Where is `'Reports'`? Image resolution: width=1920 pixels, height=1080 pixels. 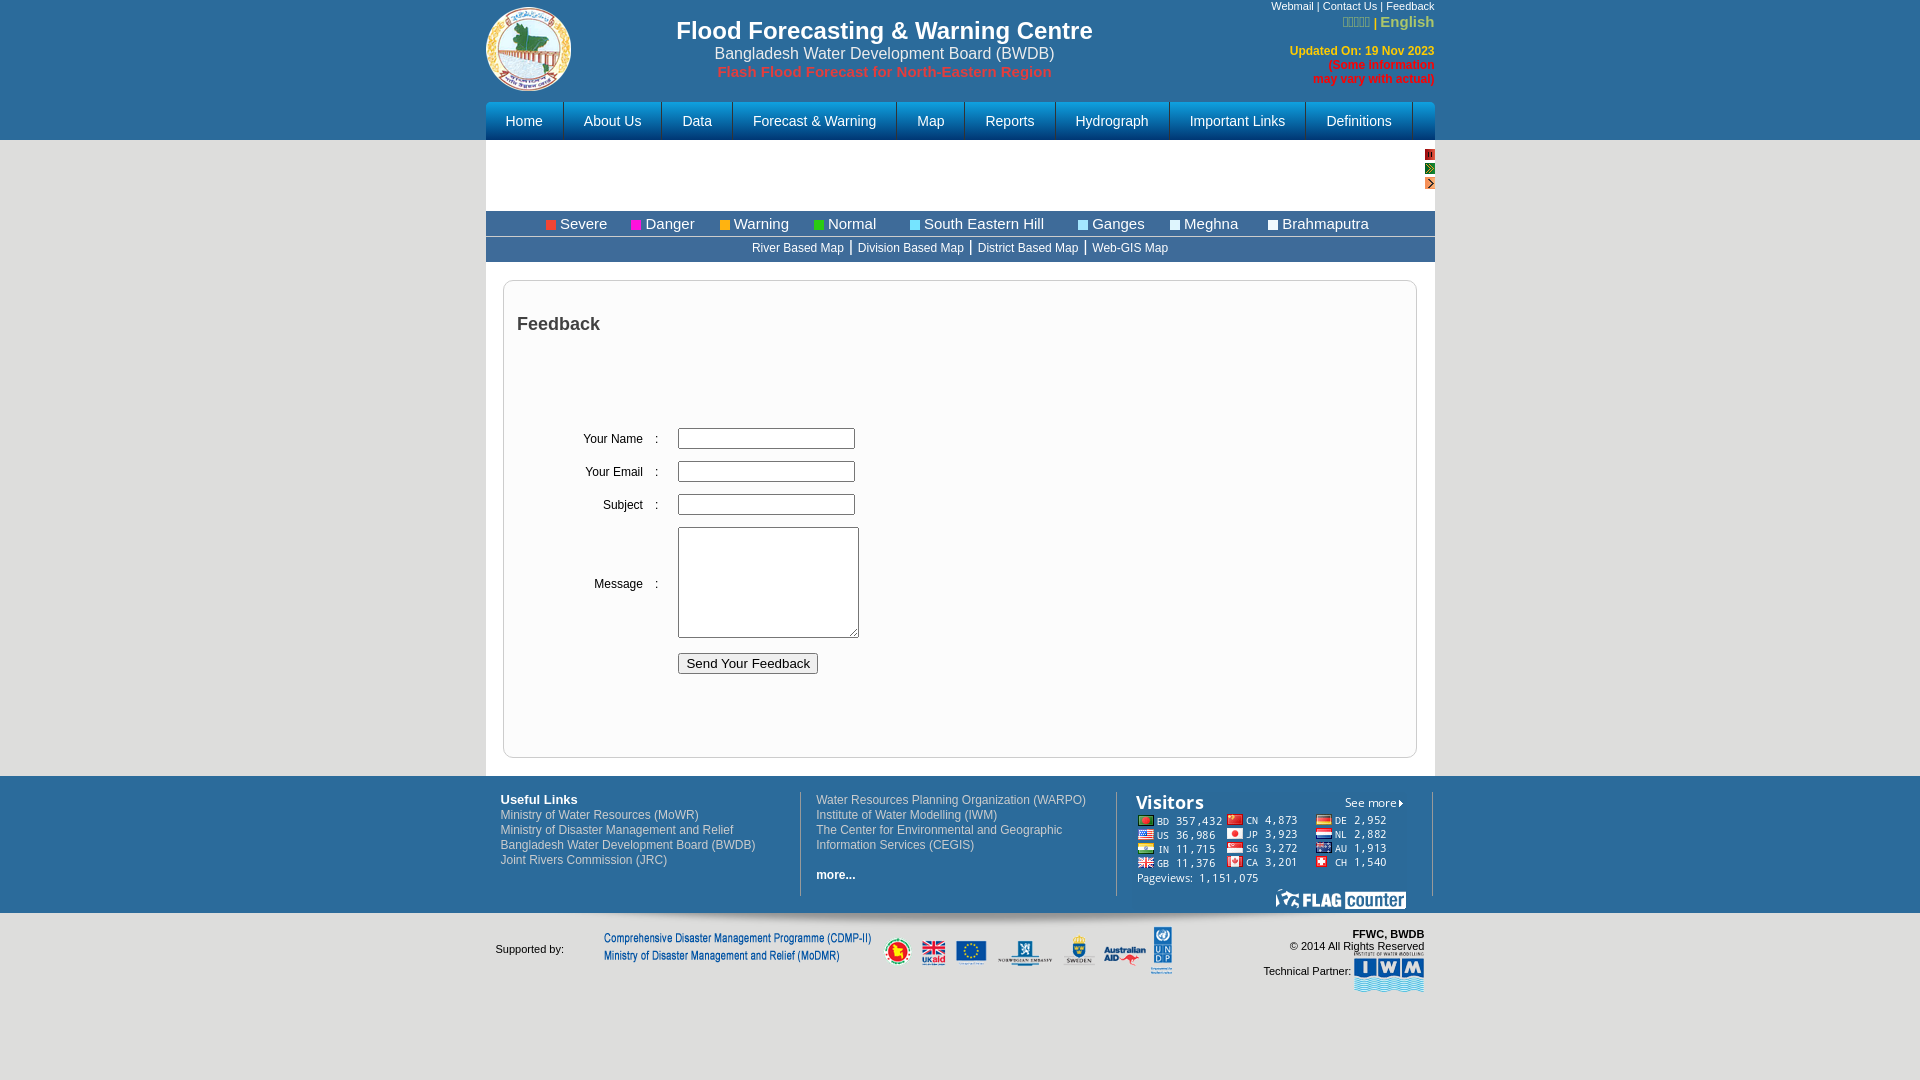
'Reports' is located at coordinates (1009, 120).